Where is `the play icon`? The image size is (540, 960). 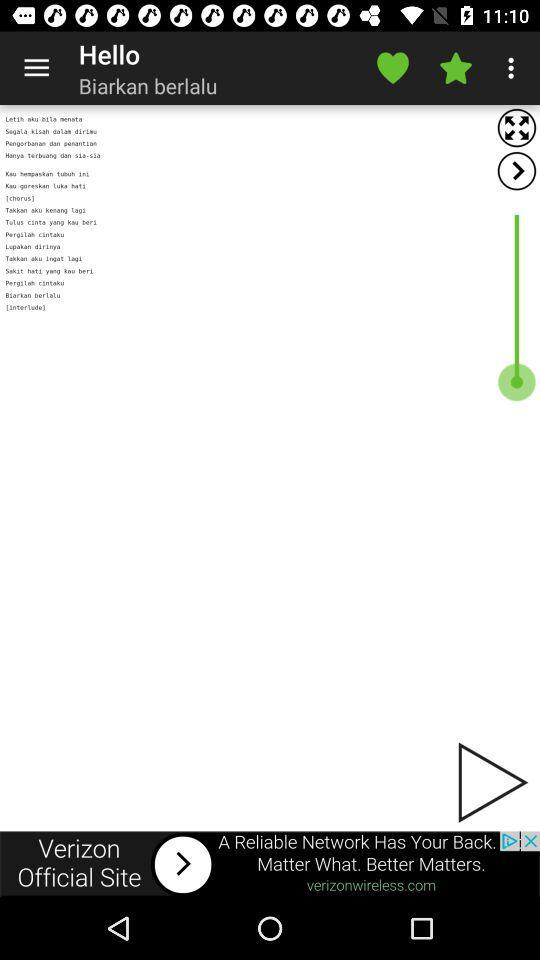 the play icon is located at coordinates (490, 782).